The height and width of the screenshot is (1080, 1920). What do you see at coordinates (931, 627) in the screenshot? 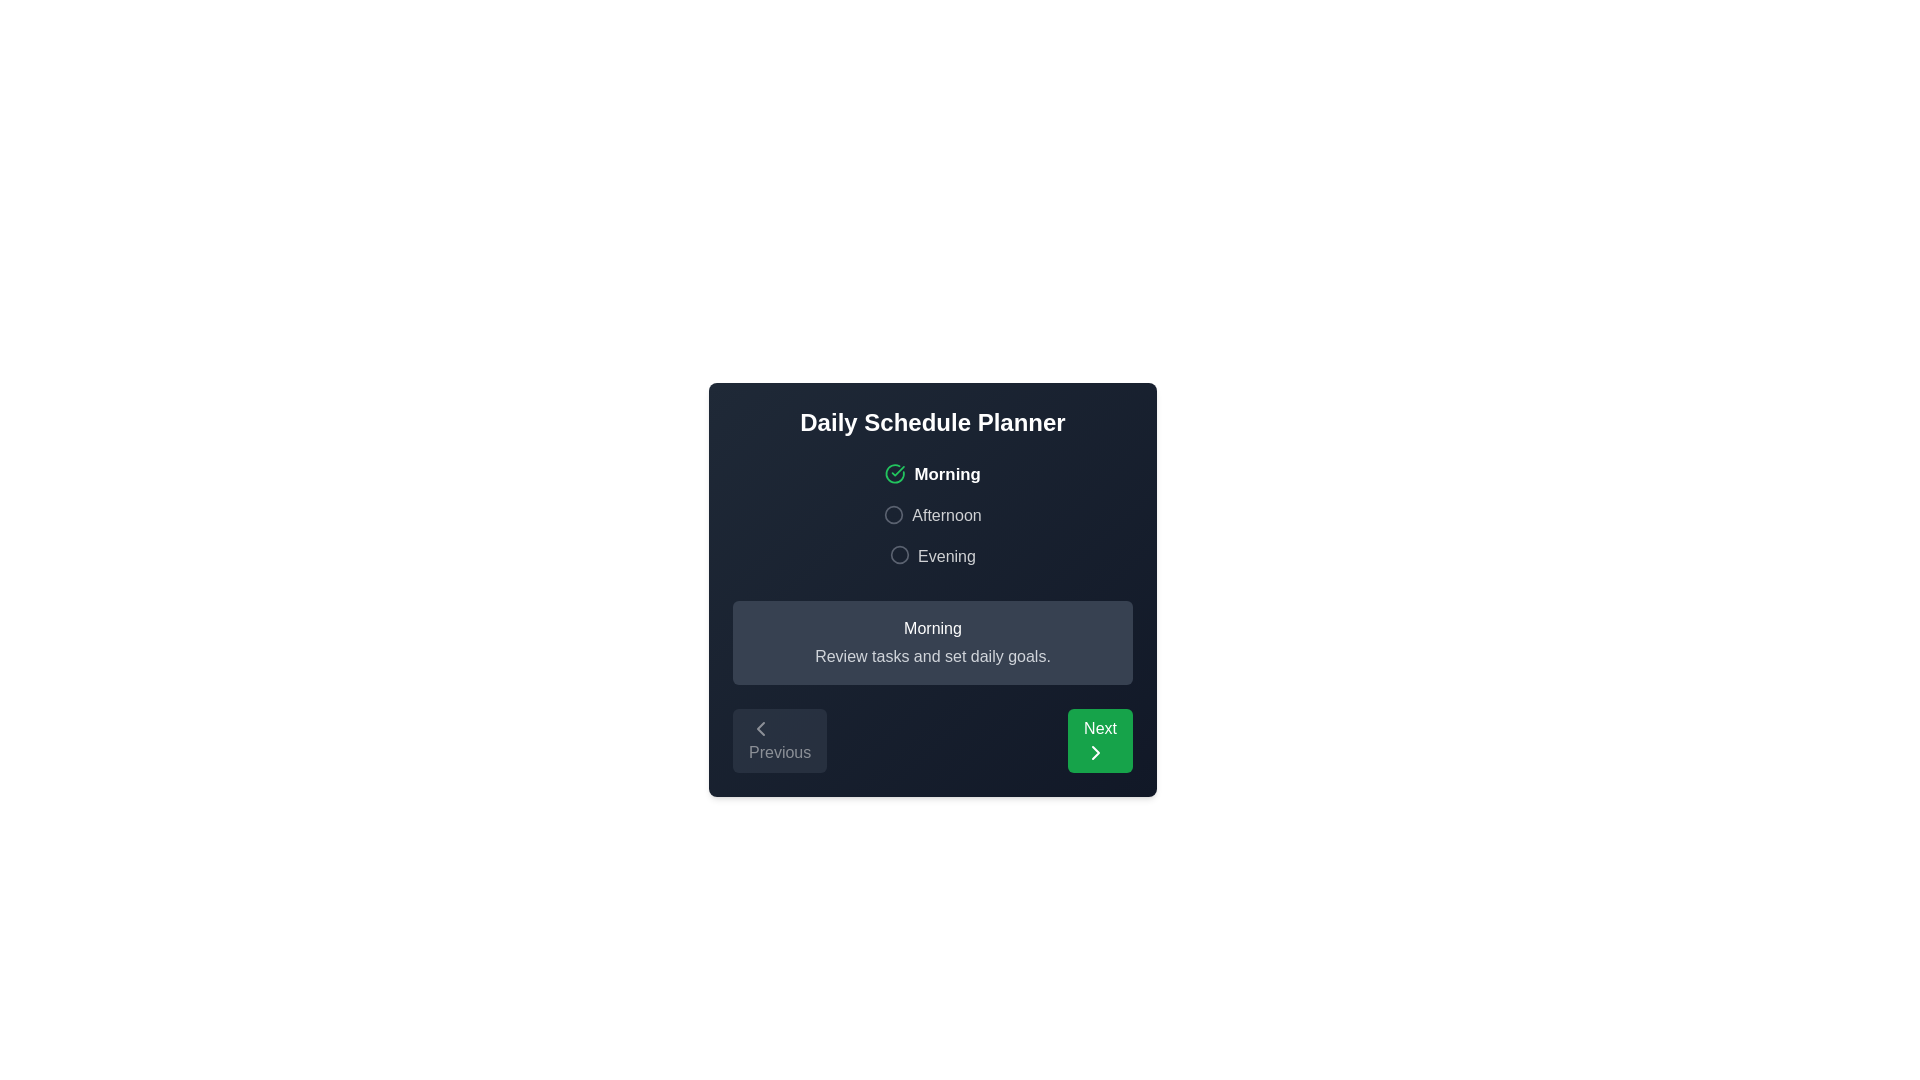
I see `the text label displaying 'Morning' on a dark gray background, which provides guidance related to the morning selection` at bounding box center [931, 627].